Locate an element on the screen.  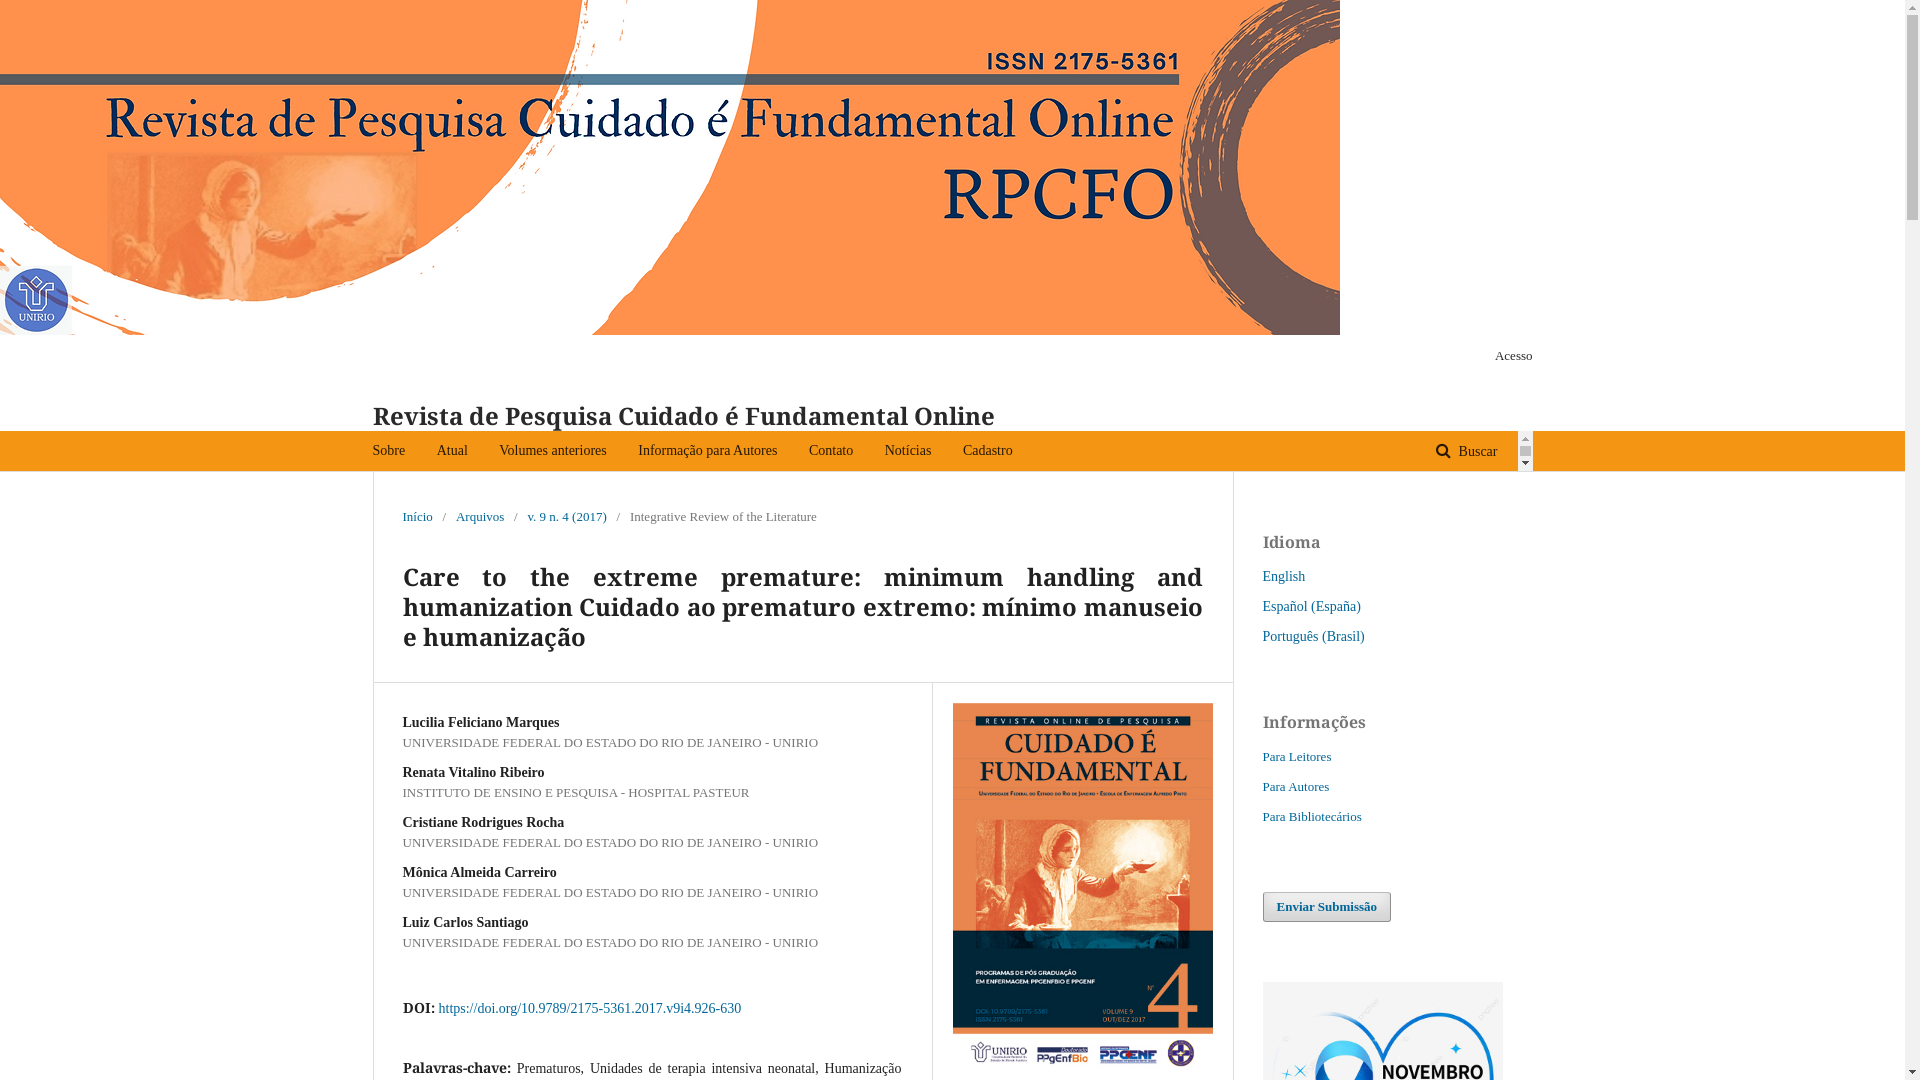
'Volumes anteriores' is located at coordinates (499, 451).